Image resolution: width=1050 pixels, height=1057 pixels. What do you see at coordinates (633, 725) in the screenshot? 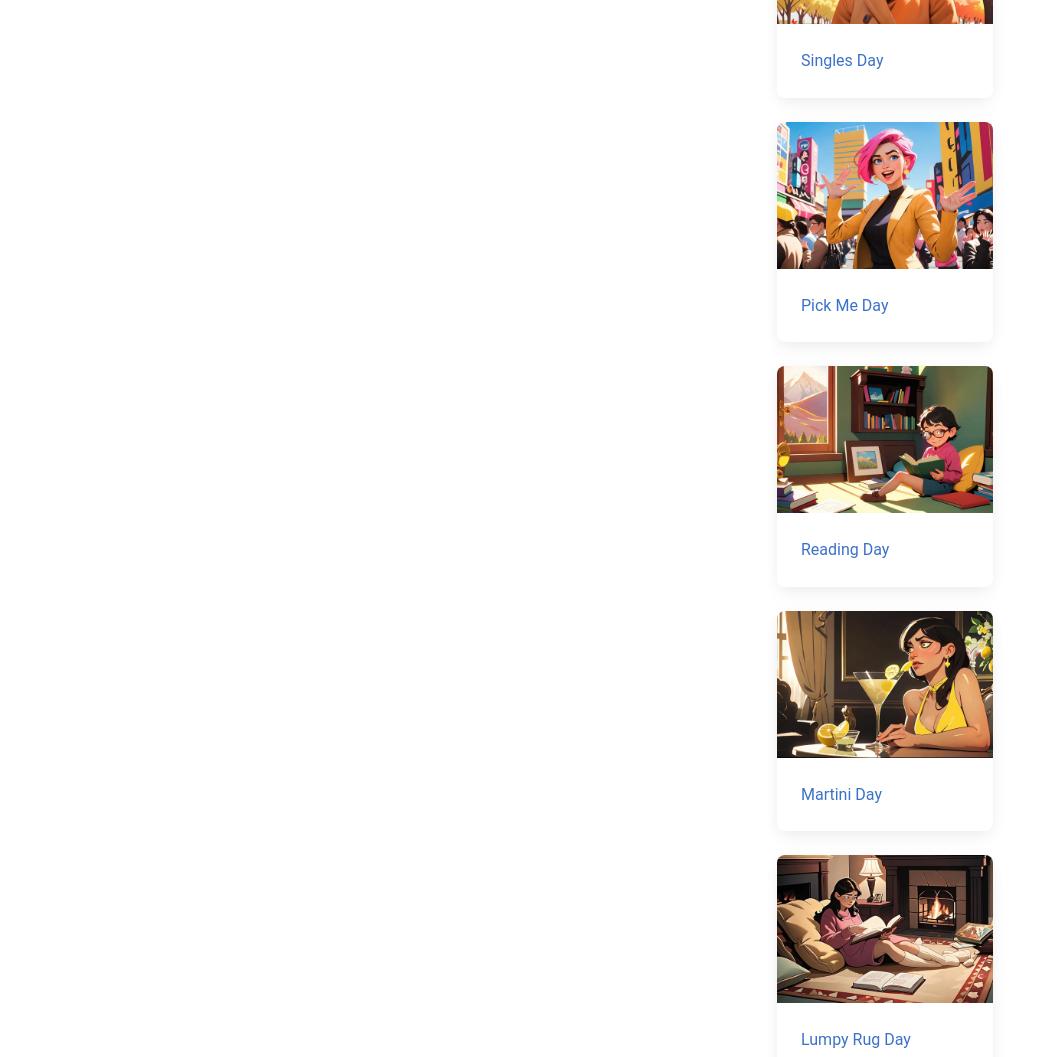
I see `'Today's national day'` at bounding box center [633, 725].